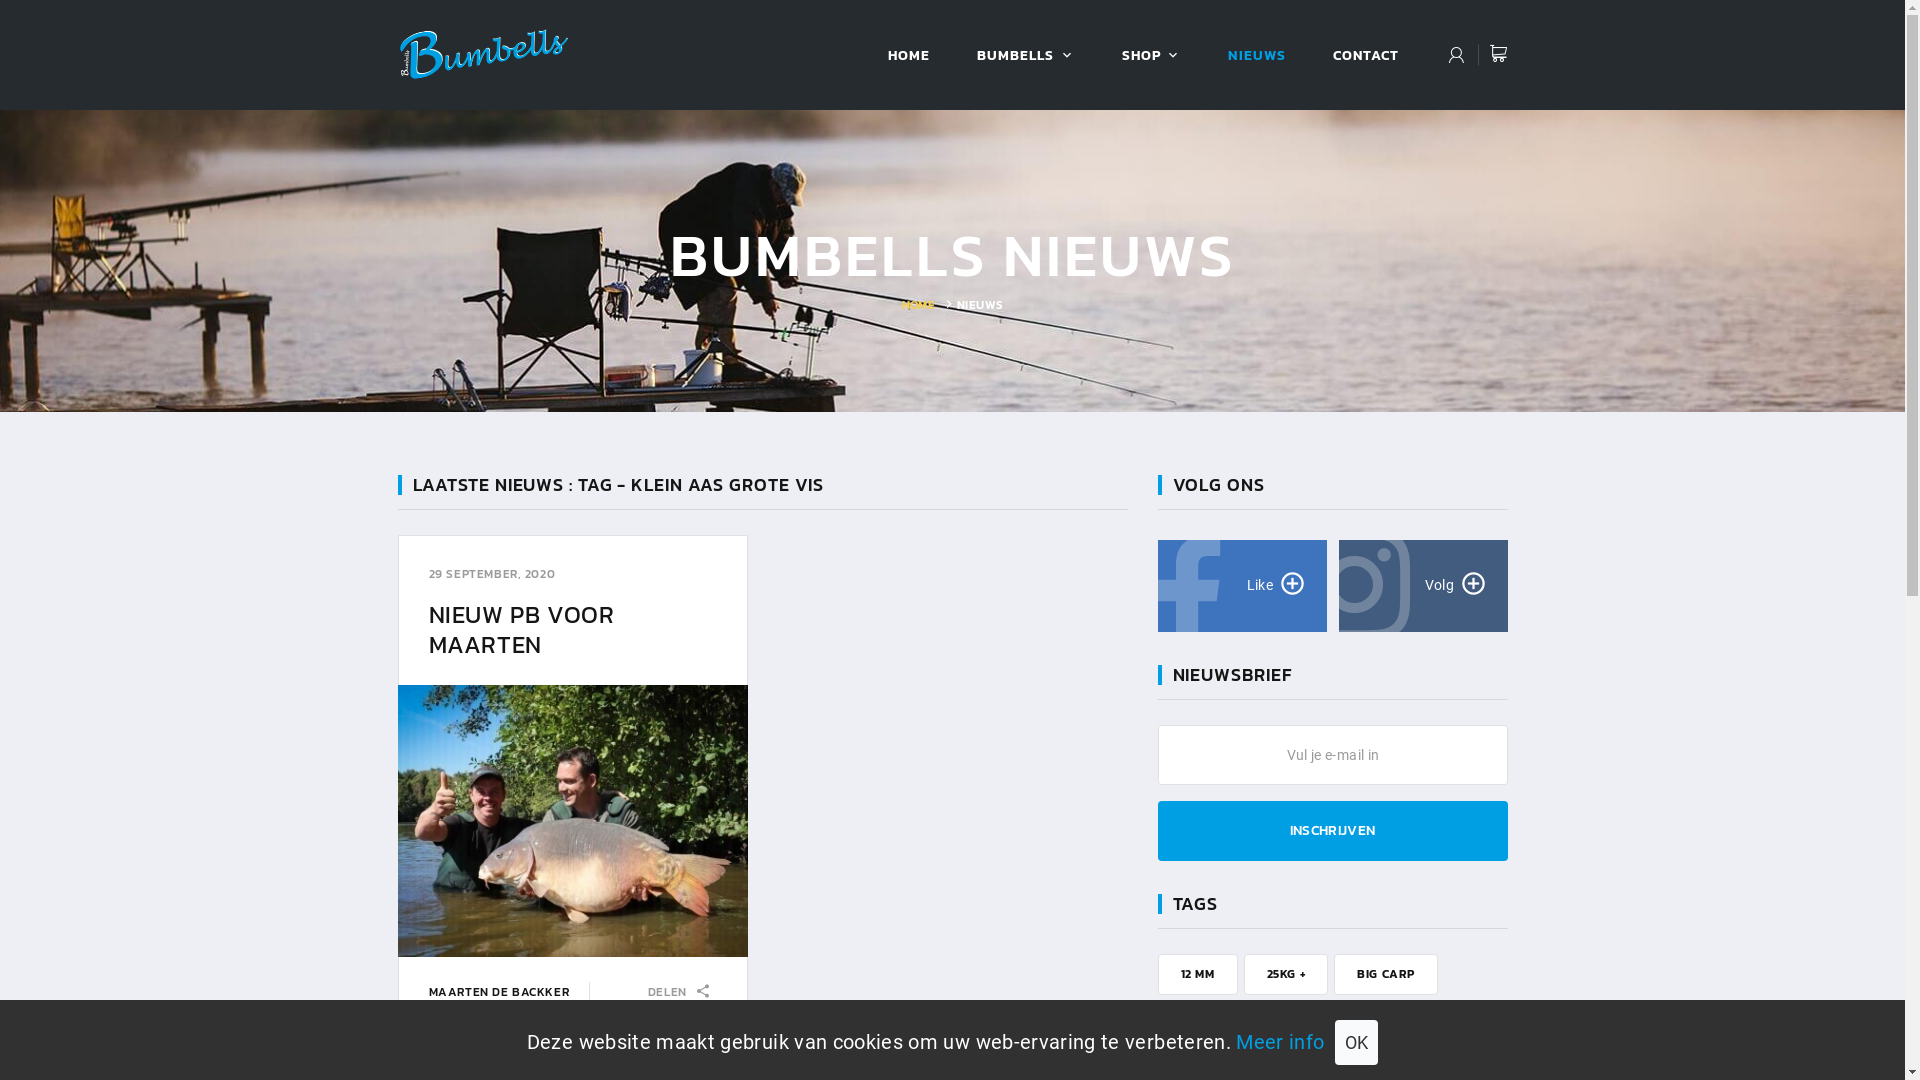 This screenshot has width=1920, height=1080. What do you see at coordinates (1241, 585) in the screenshot?
I see `'Like'` at bounding box center [1241, 585].